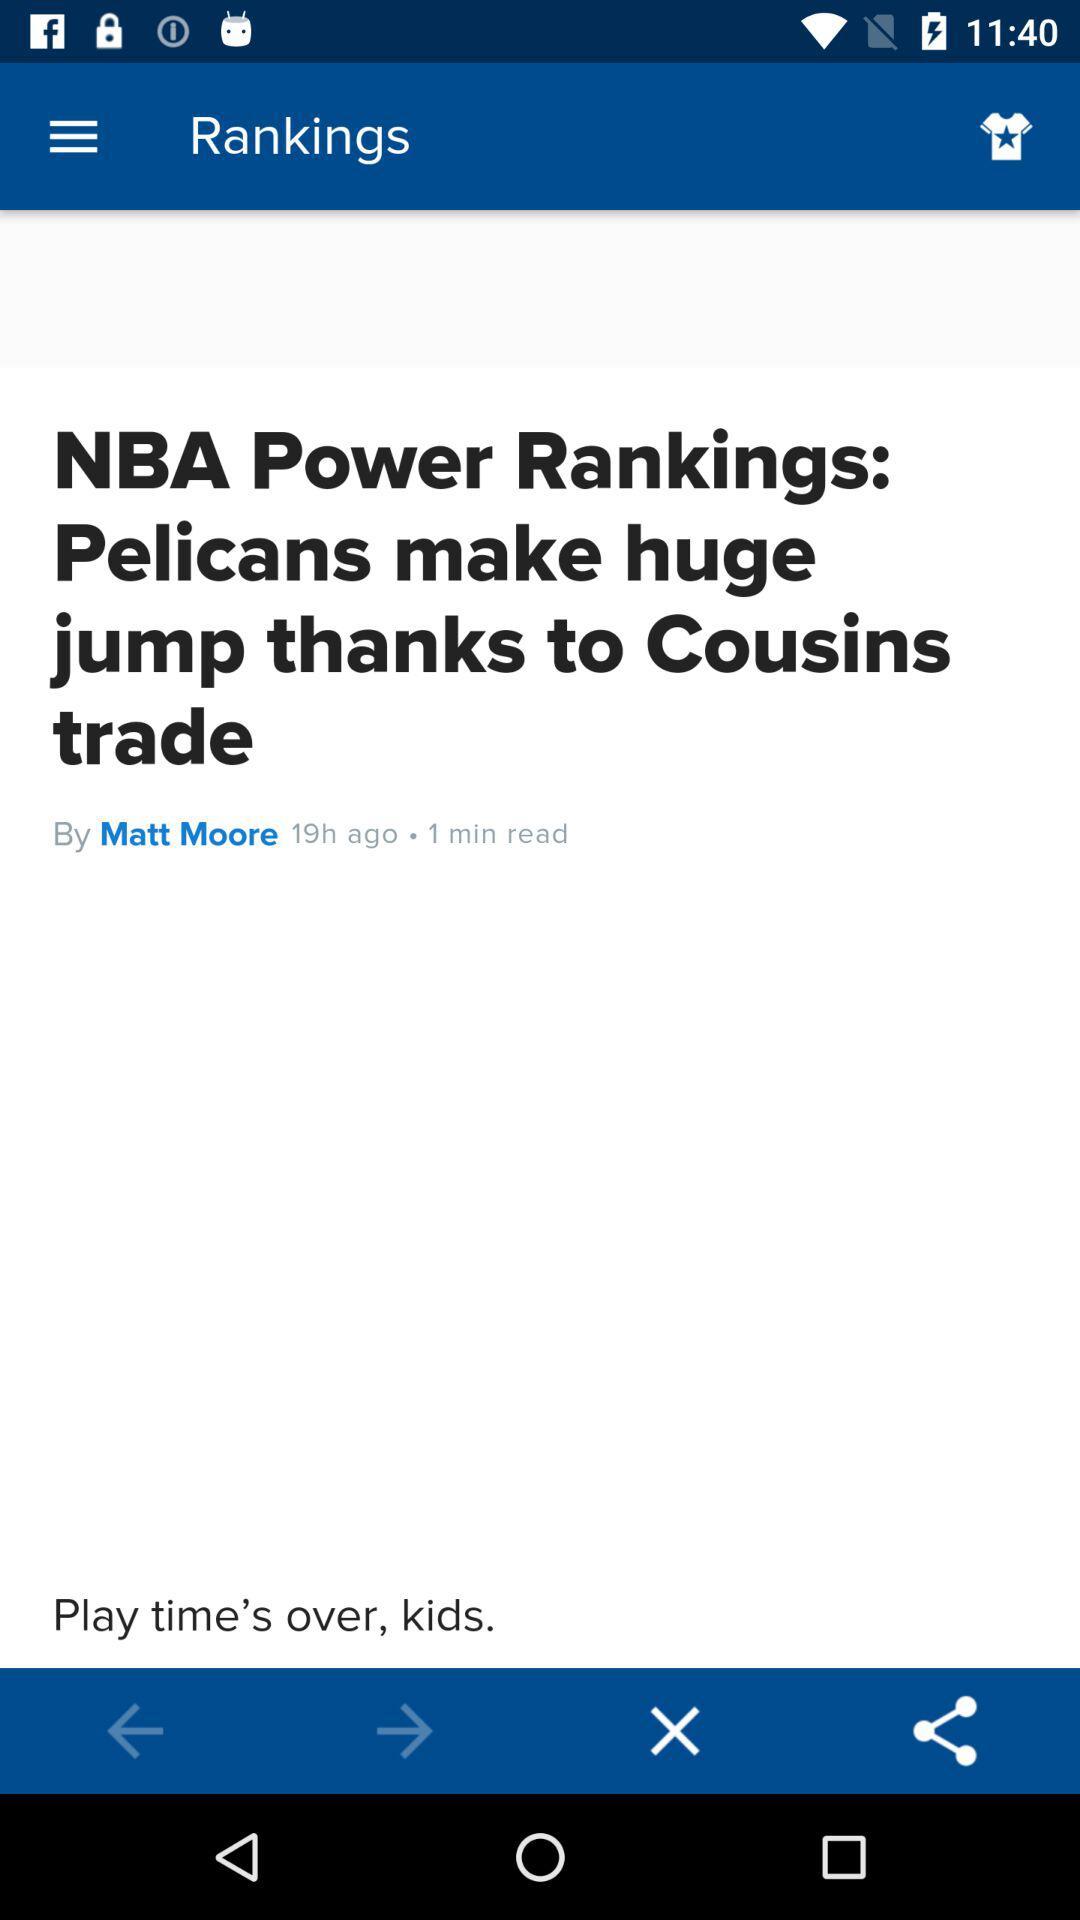  I want to click on previous, so click(135, 1730).